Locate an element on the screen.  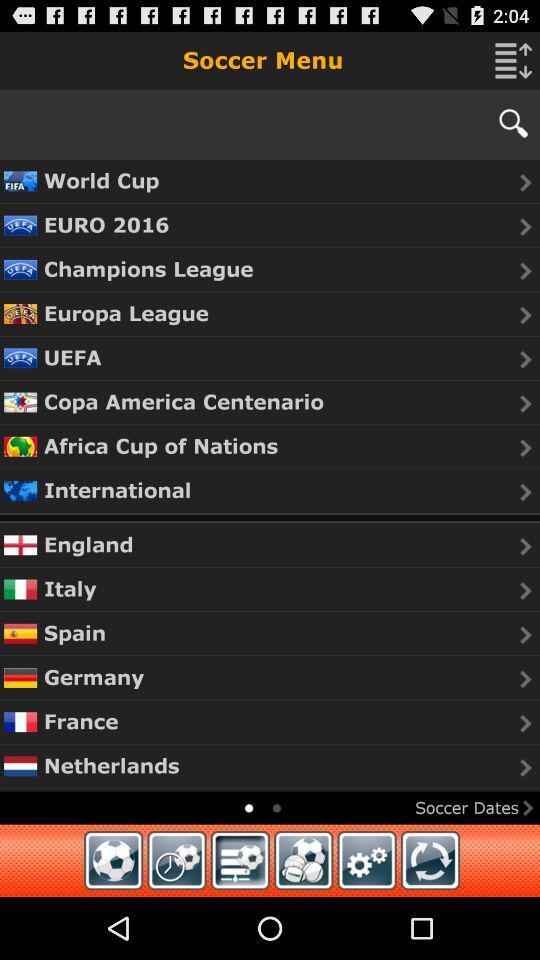
the flag which is to the immediate left of italy is located at coordinates (19, 588).